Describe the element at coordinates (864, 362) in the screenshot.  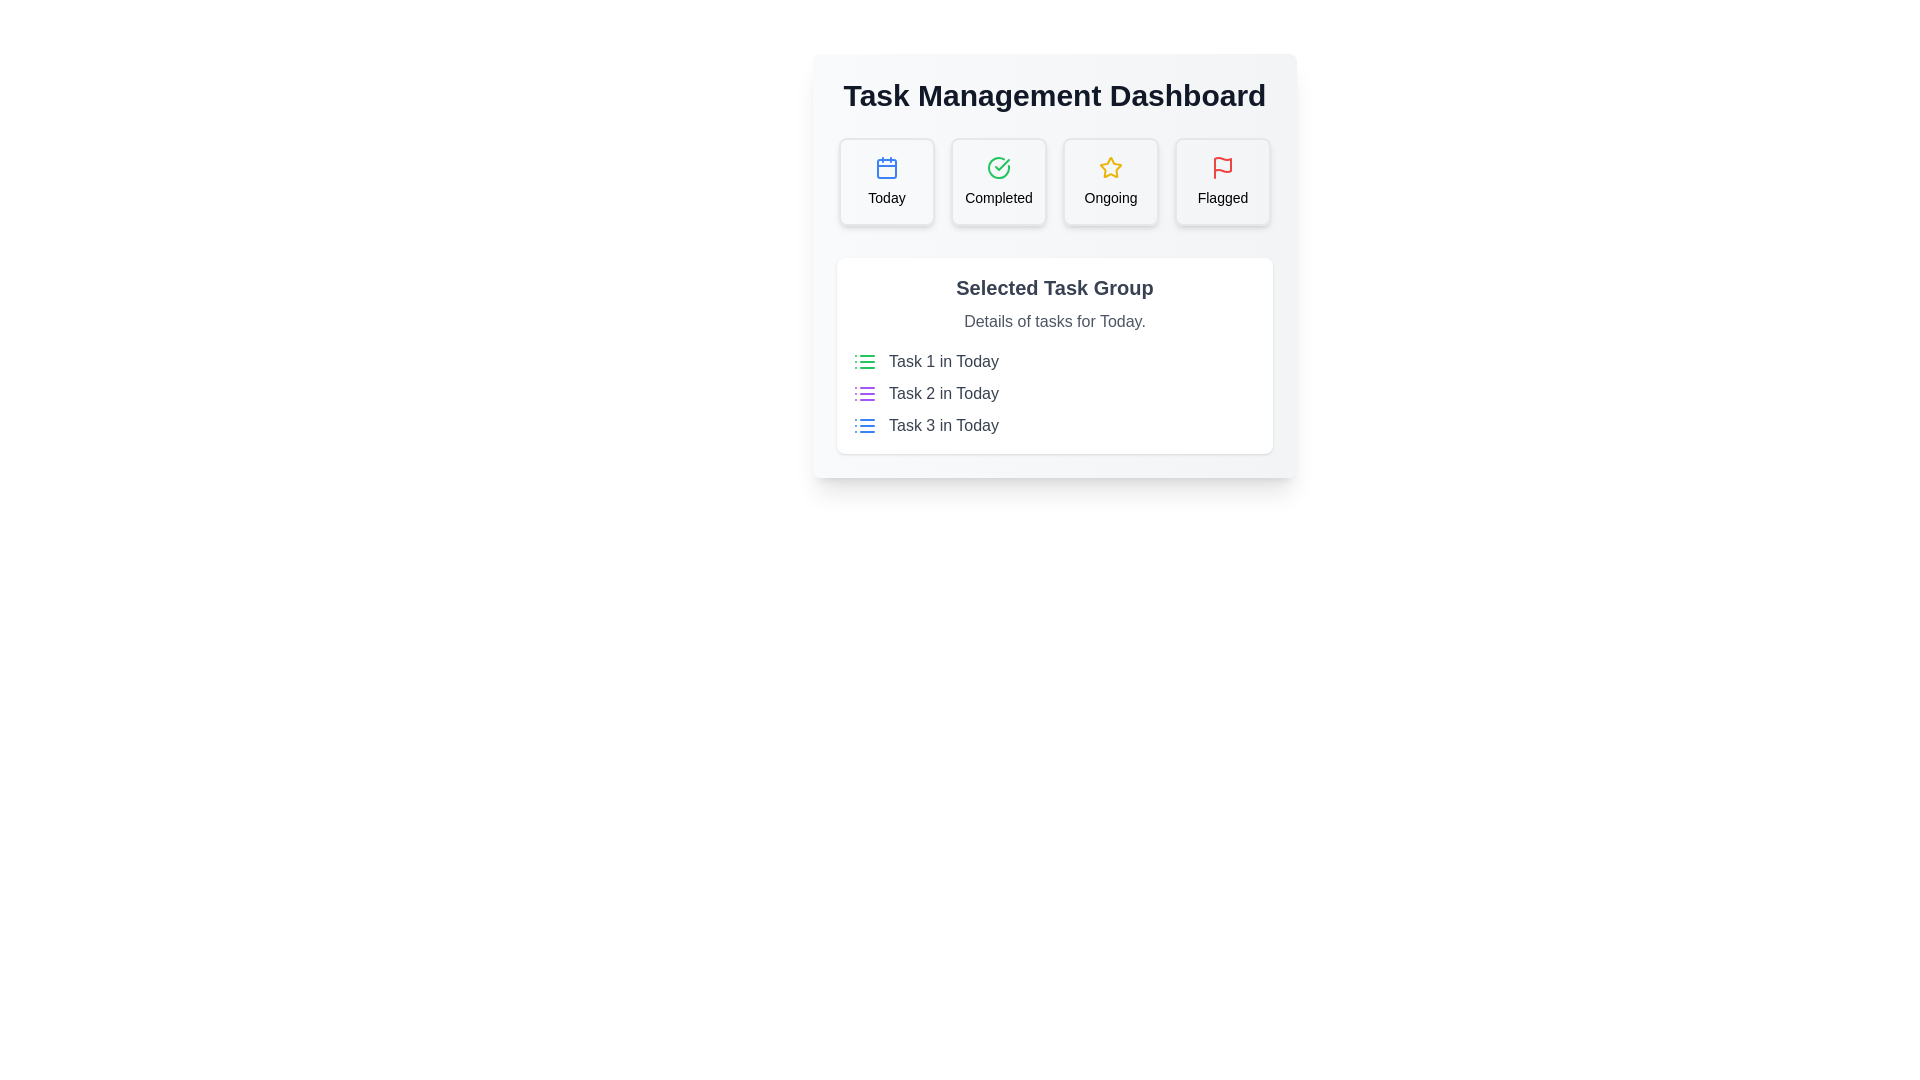
I see `the task list item icon located to the left of the text 'Task 1 in Today' in the task group interface` at that location.